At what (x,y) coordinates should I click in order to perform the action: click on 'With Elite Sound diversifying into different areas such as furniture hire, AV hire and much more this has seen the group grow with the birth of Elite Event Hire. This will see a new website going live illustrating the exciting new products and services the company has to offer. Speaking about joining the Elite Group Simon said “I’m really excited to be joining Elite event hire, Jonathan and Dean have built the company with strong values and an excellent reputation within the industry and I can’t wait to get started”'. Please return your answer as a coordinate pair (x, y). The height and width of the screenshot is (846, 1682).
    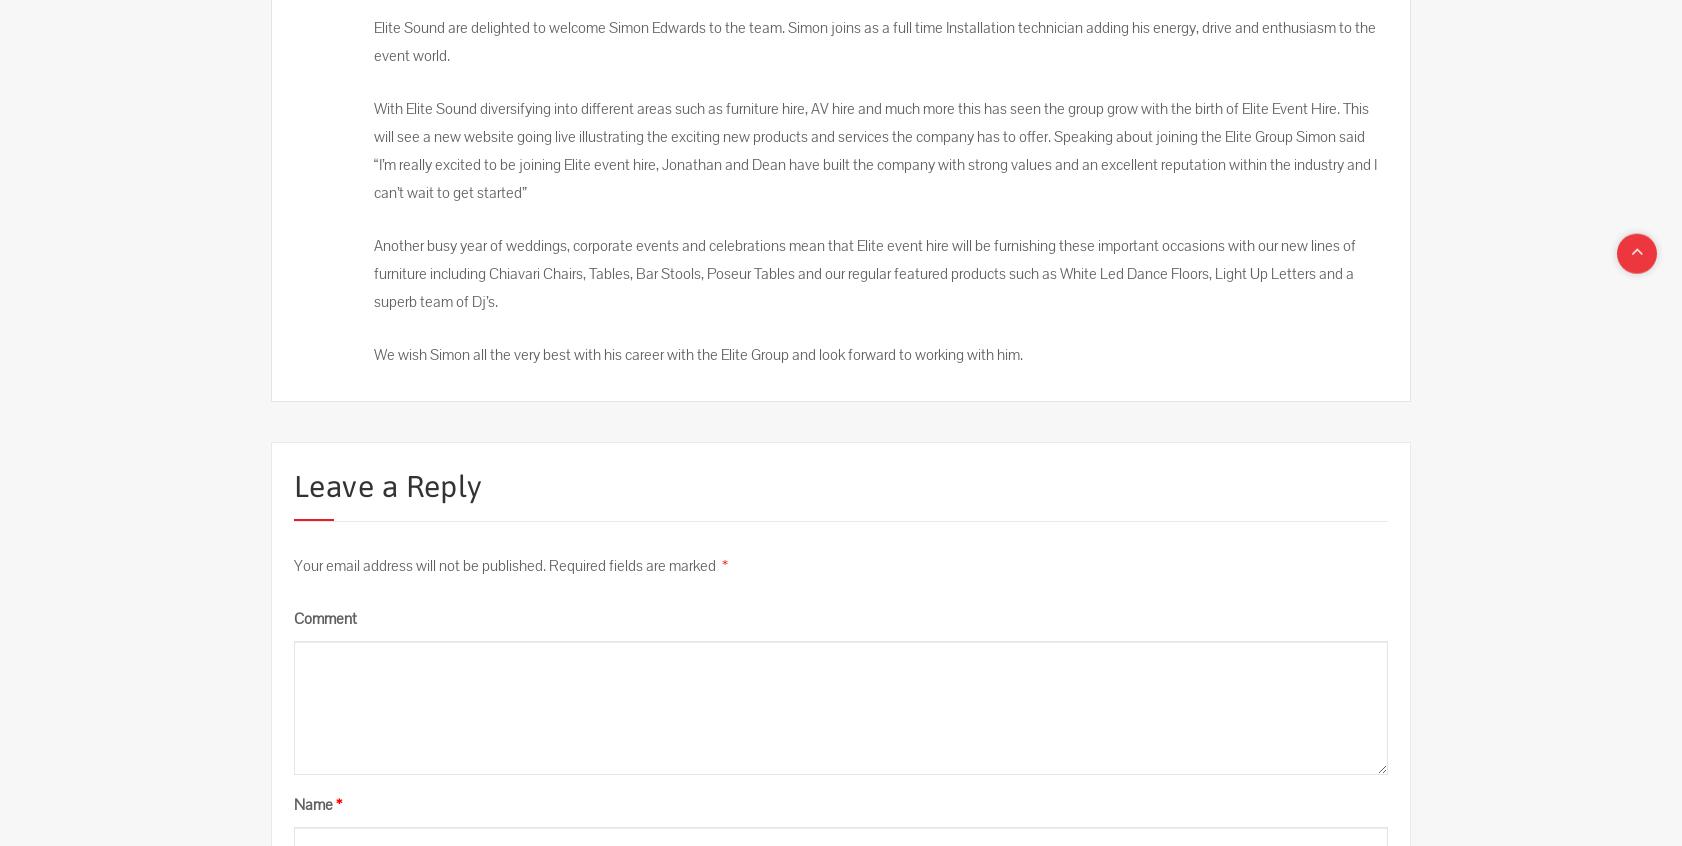
    Looking at the image, I should click on (373, 150).